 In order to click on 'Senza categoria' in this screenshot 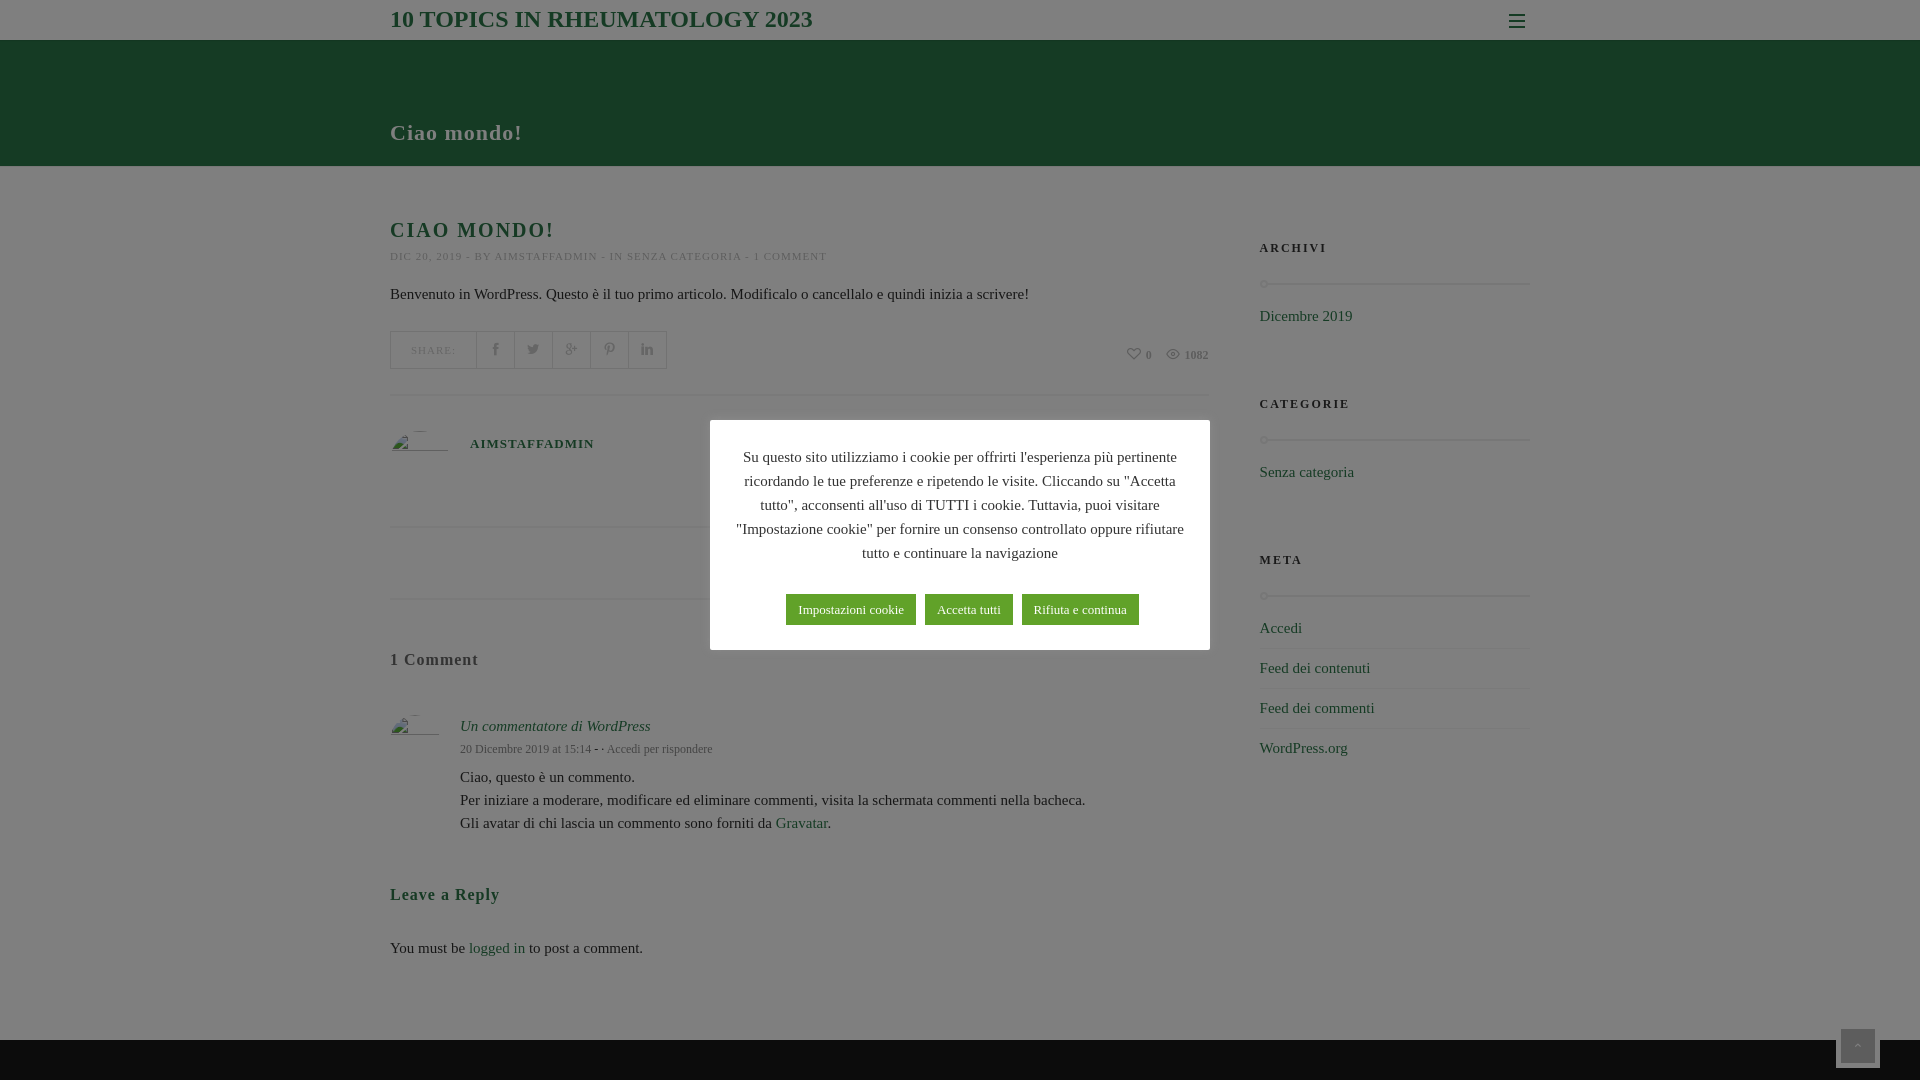, I will do `click(1307, 471)`.